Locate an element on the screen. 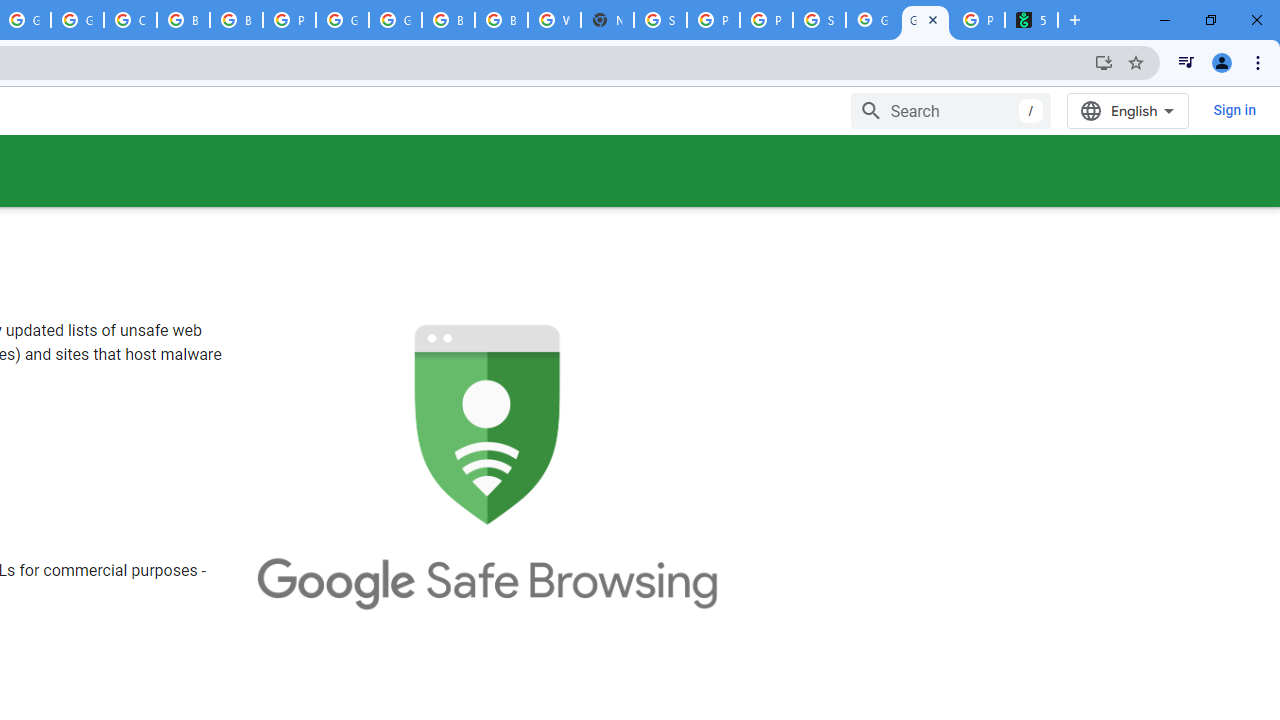 The height and width of the screenshot is (720, 1280). 'New Tab' is located at coordinates (606, 20).